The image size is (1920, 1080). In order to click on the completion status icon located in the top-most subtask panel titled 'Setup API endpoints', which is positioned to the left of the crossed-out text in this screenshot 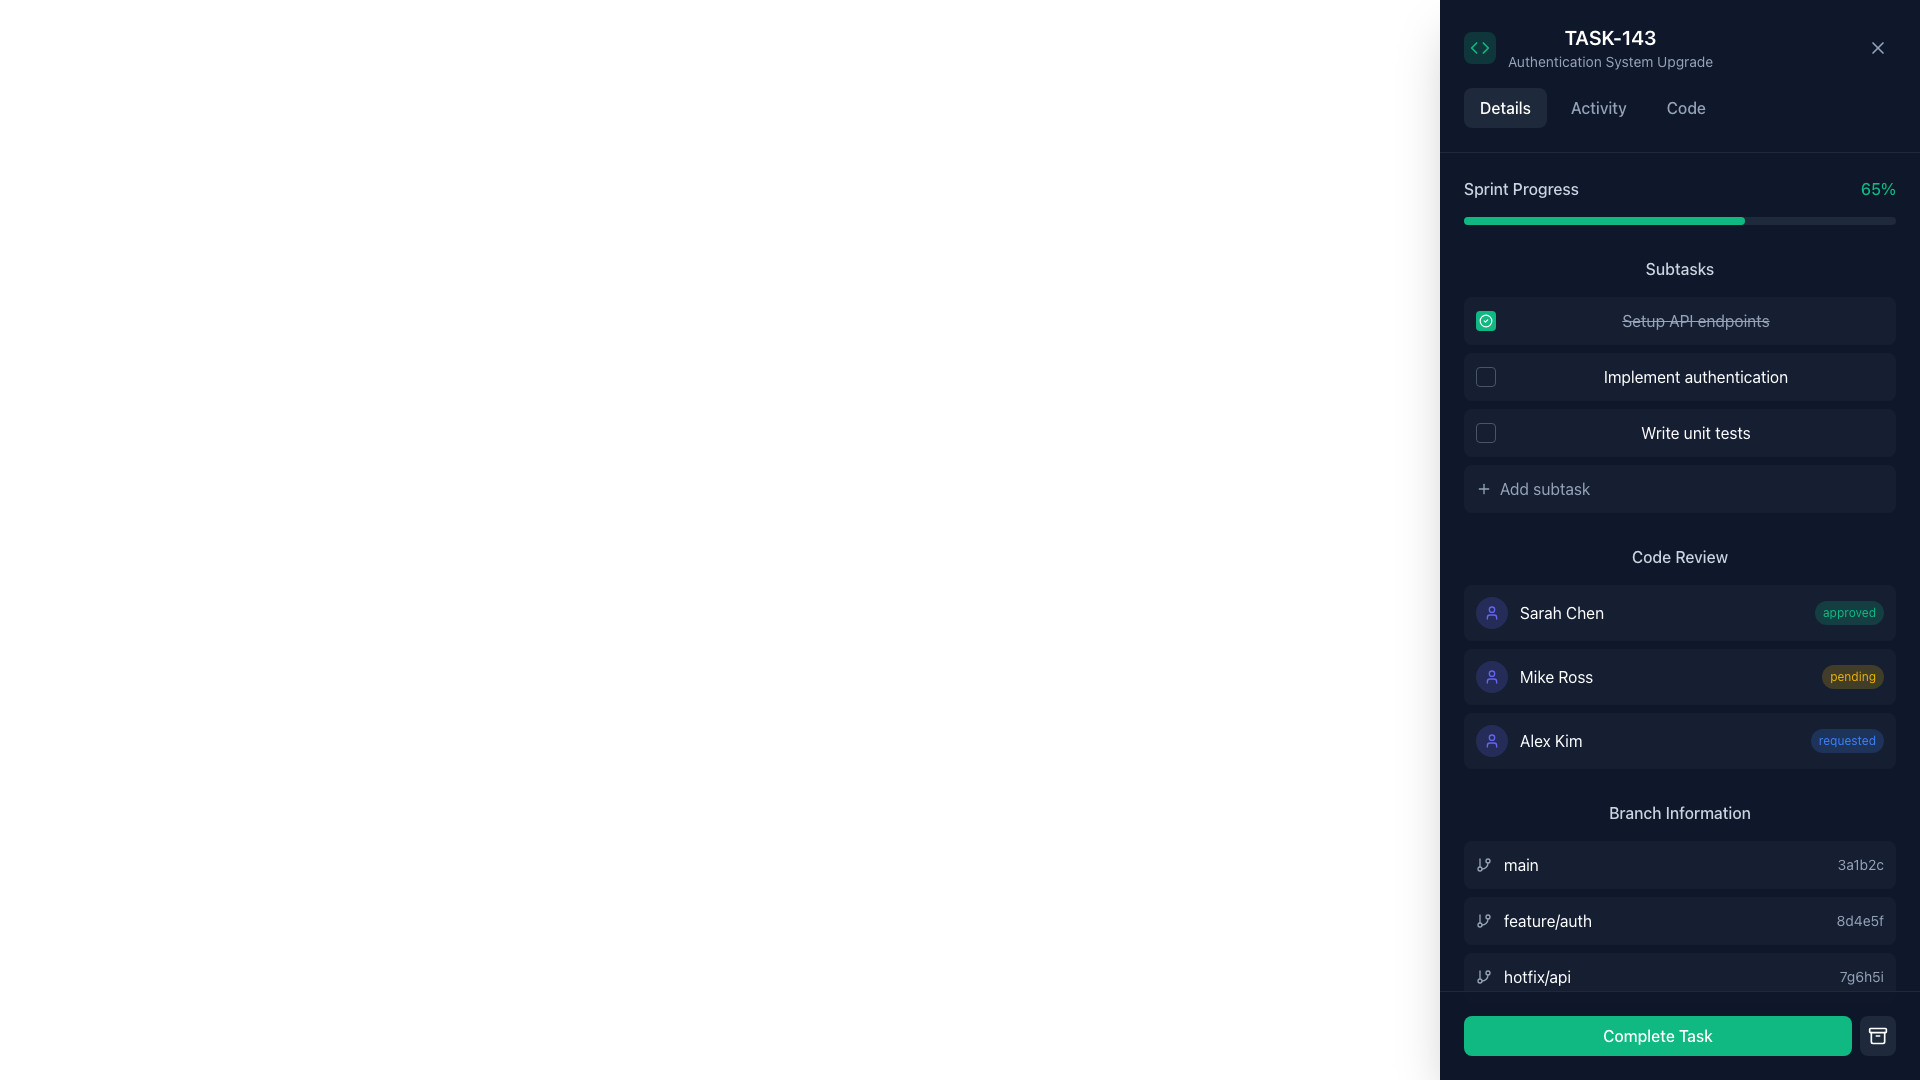, I will do `click(1486, 319)`.